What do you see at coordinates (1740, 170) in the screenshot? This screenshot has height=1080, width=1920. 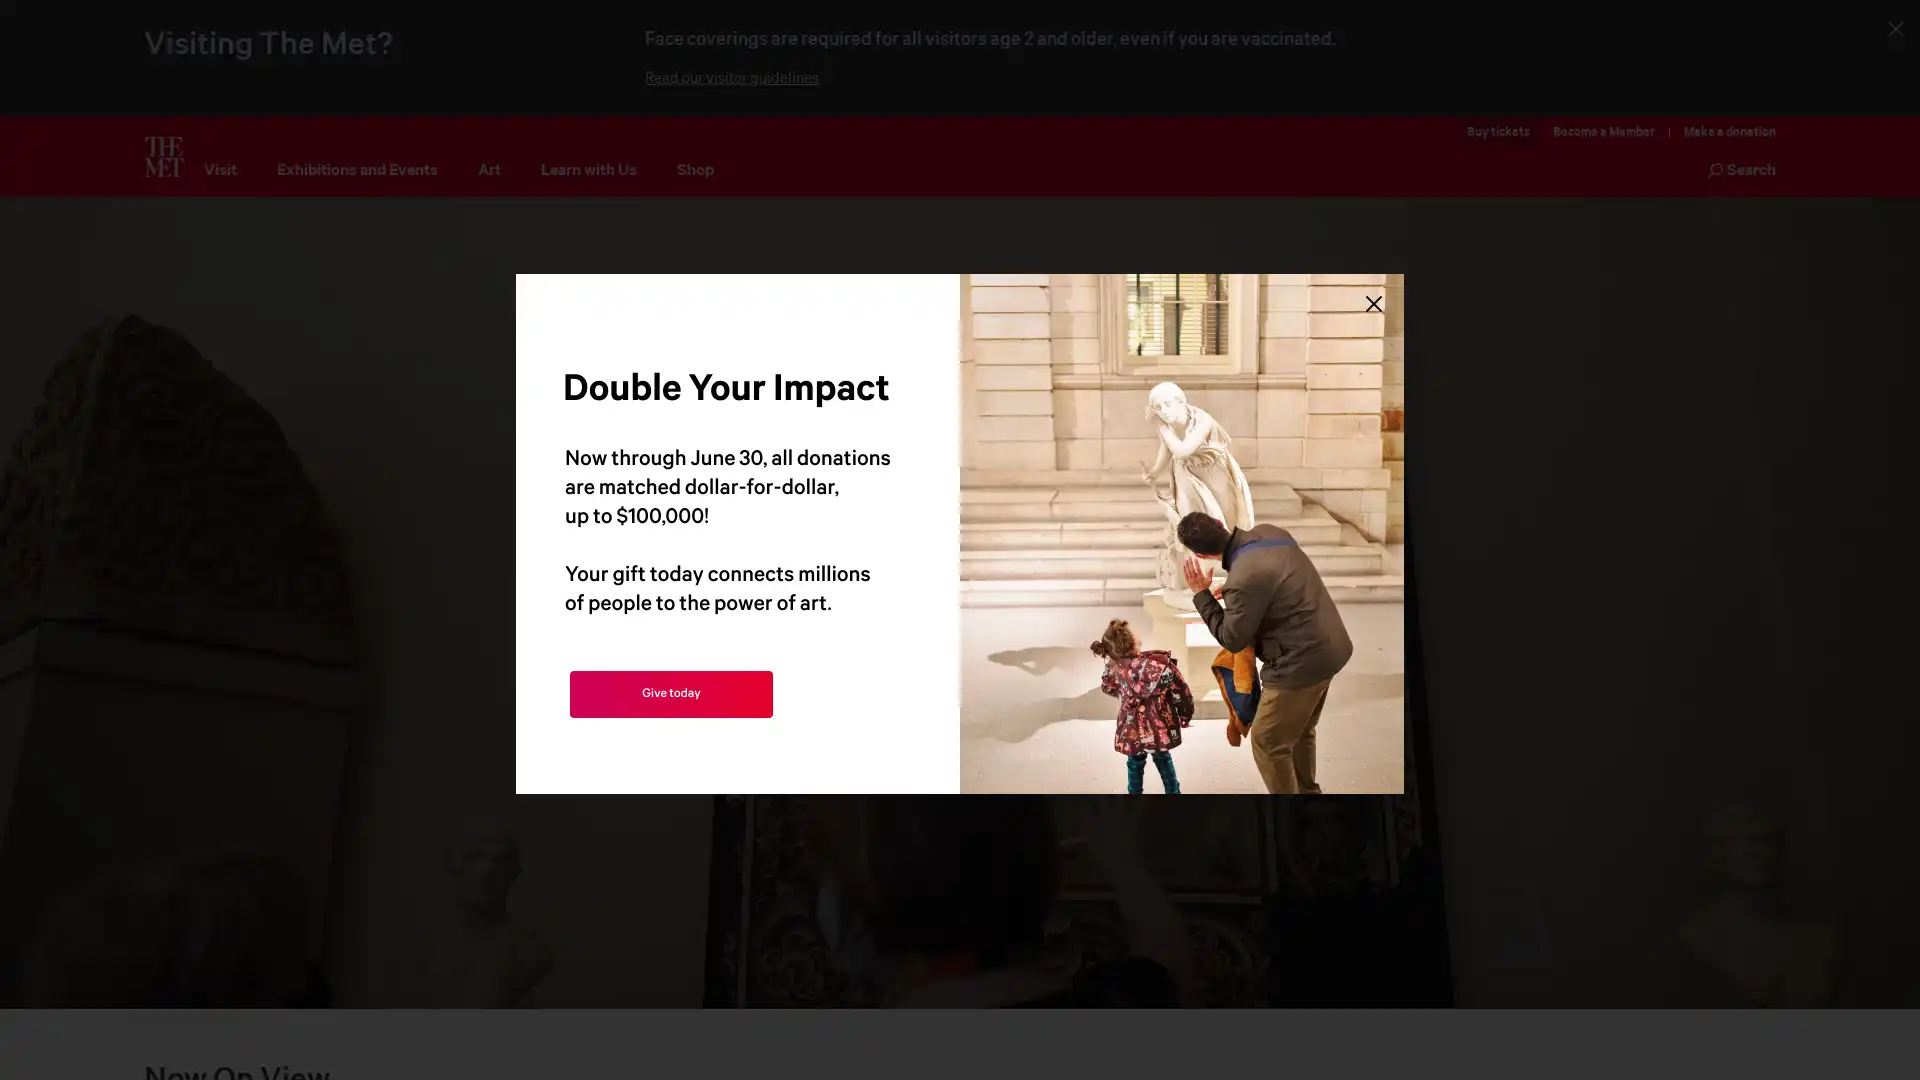 I see `Search` at bounding box center [1740, 170].